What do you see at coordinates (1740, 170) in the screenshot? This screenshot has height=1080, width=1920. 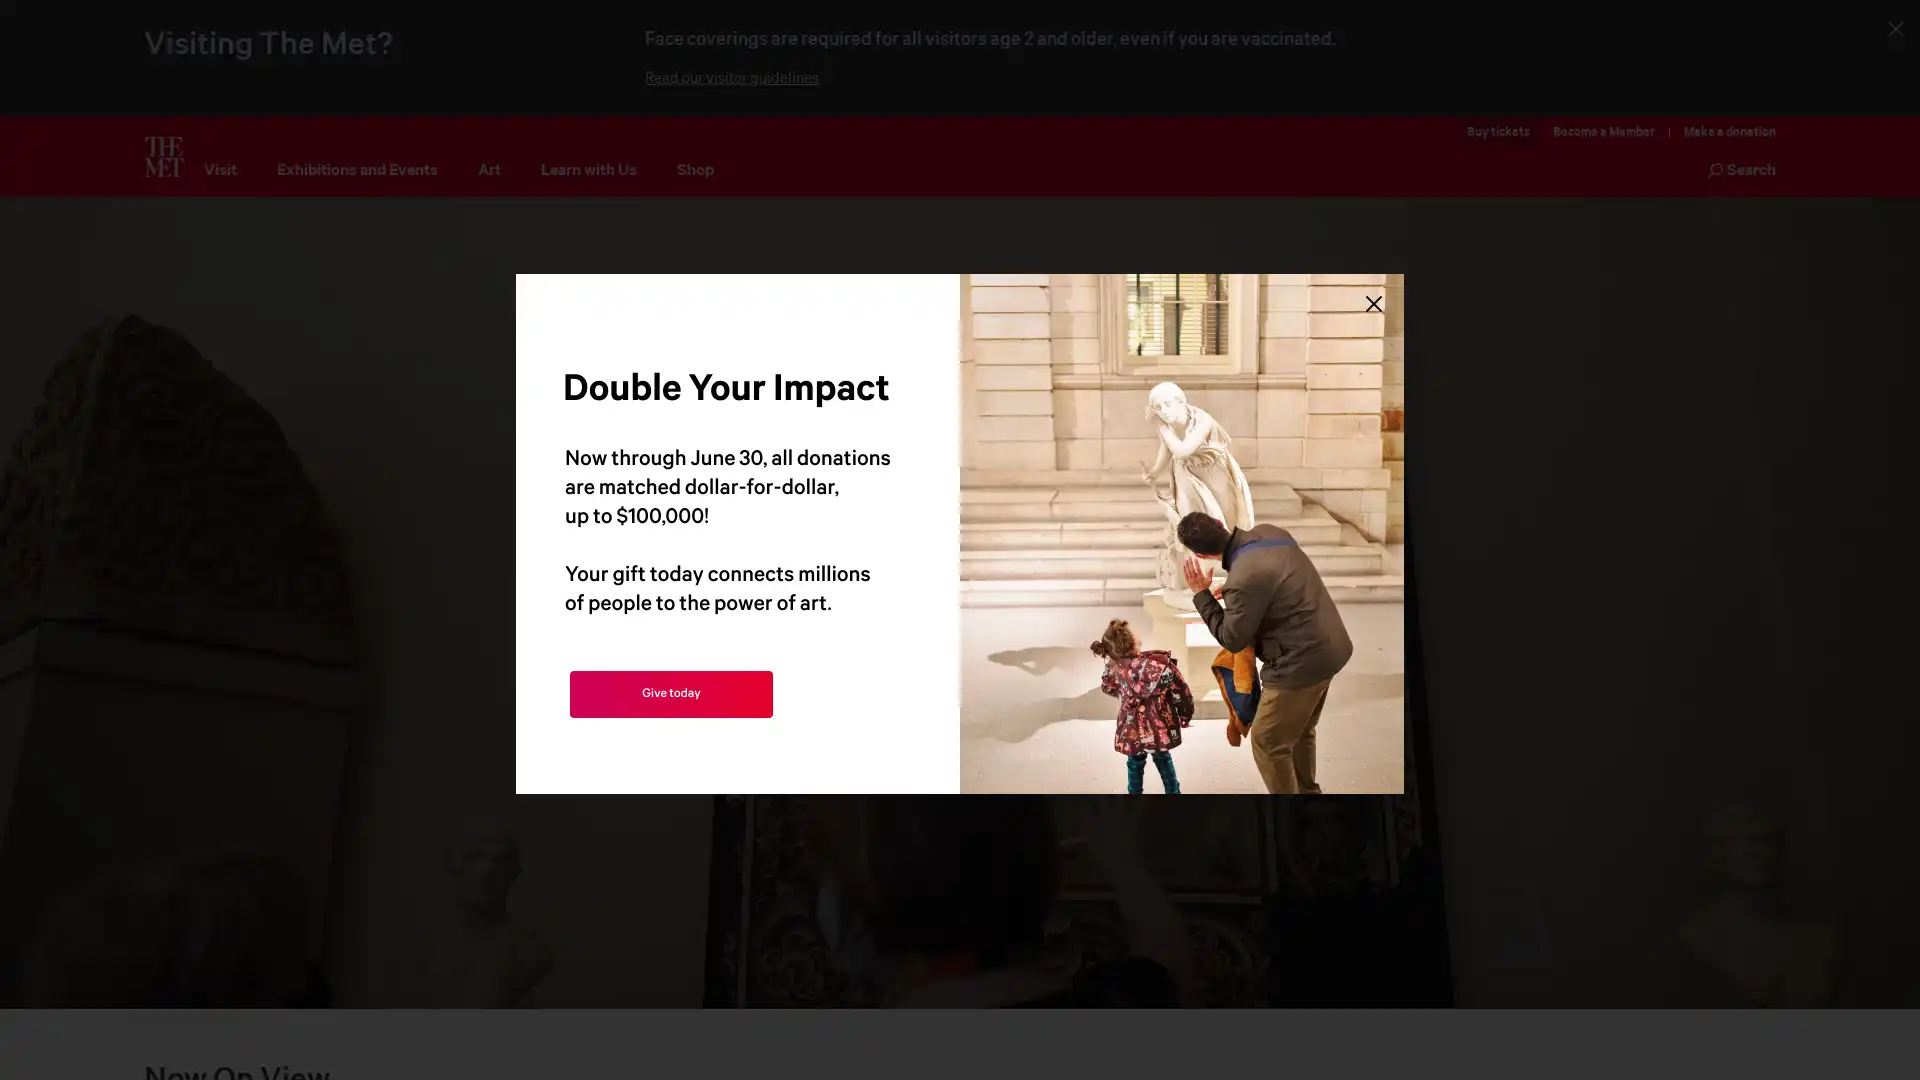 I see `Search` at bounding box center [1740, 170].